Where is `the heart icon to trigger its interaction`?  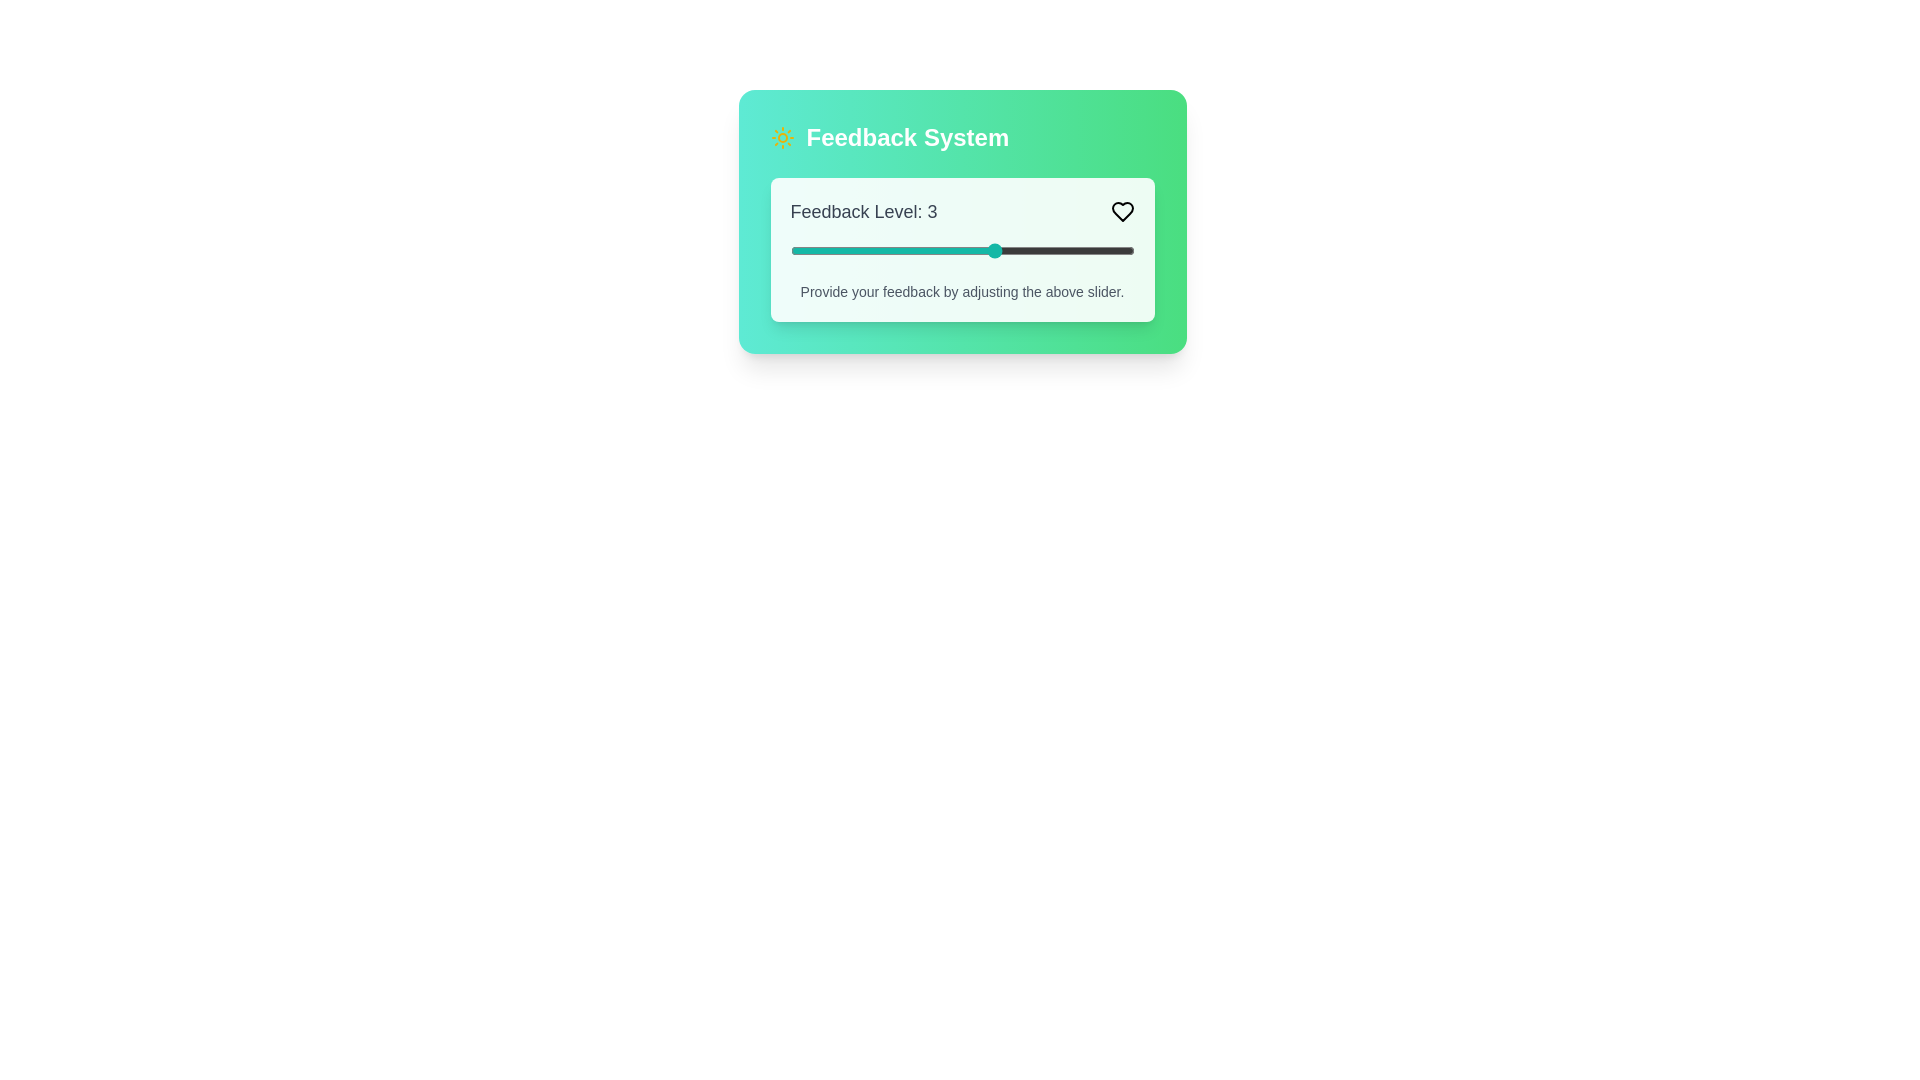
the heart icon to trigger its interaction is located at coordinates (1122, 212).